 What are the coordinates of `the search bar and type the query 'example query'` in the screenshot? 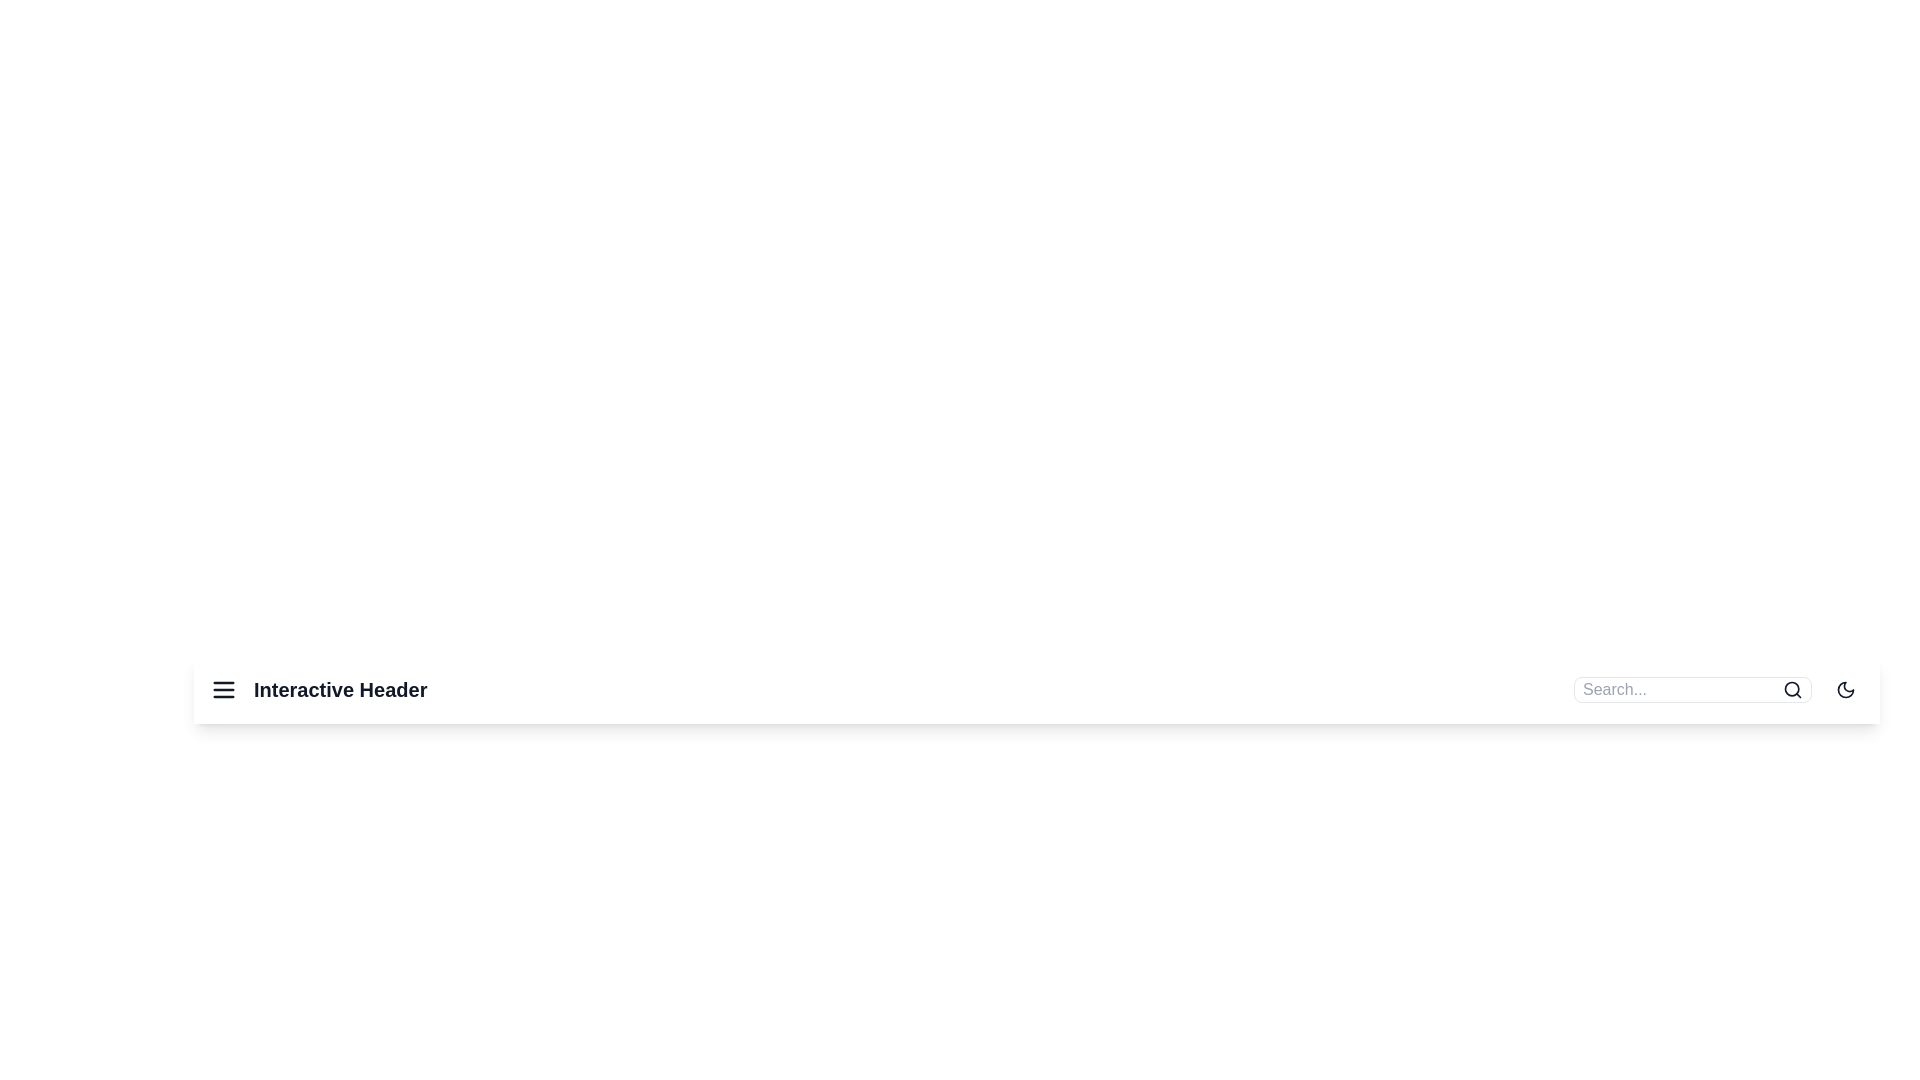 It's located at (1682, 689).